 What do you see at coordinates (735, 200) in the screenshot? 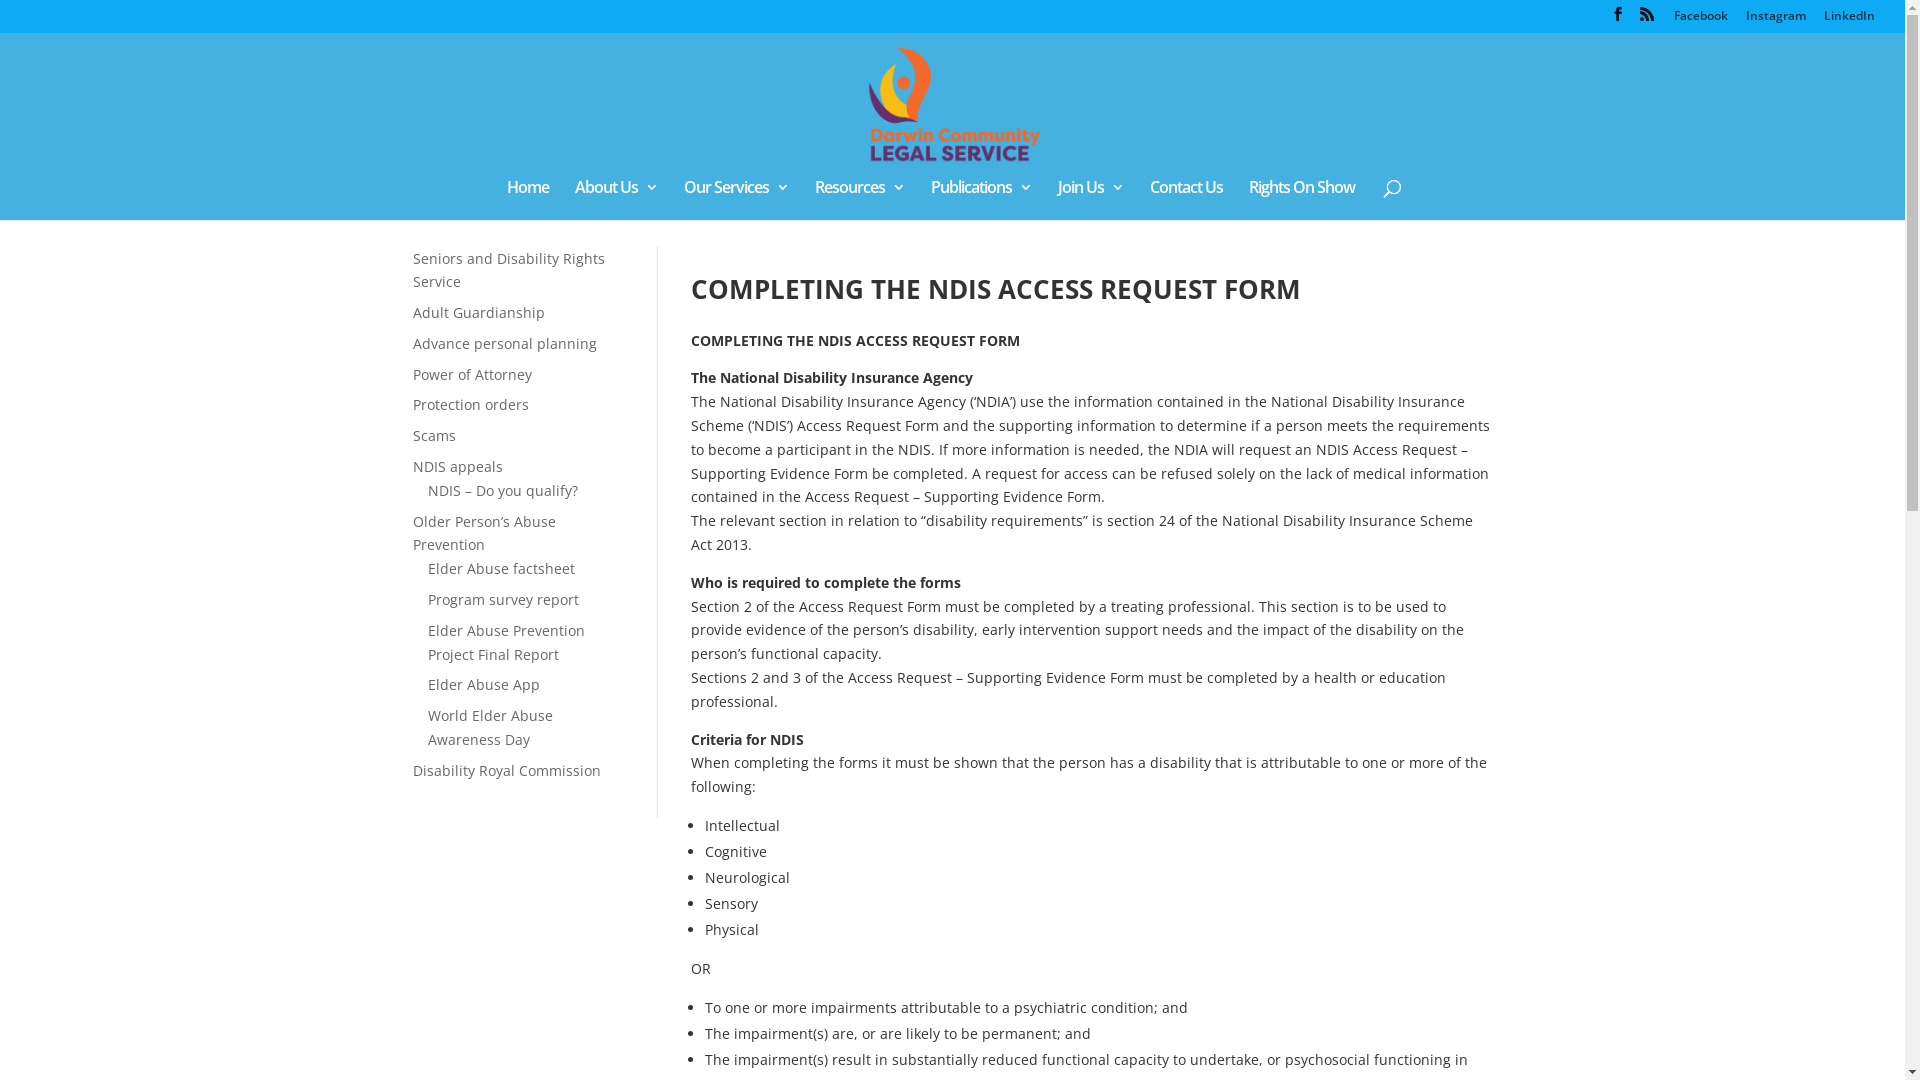
I see `'Our Services'` at bounding box center [735, 200].